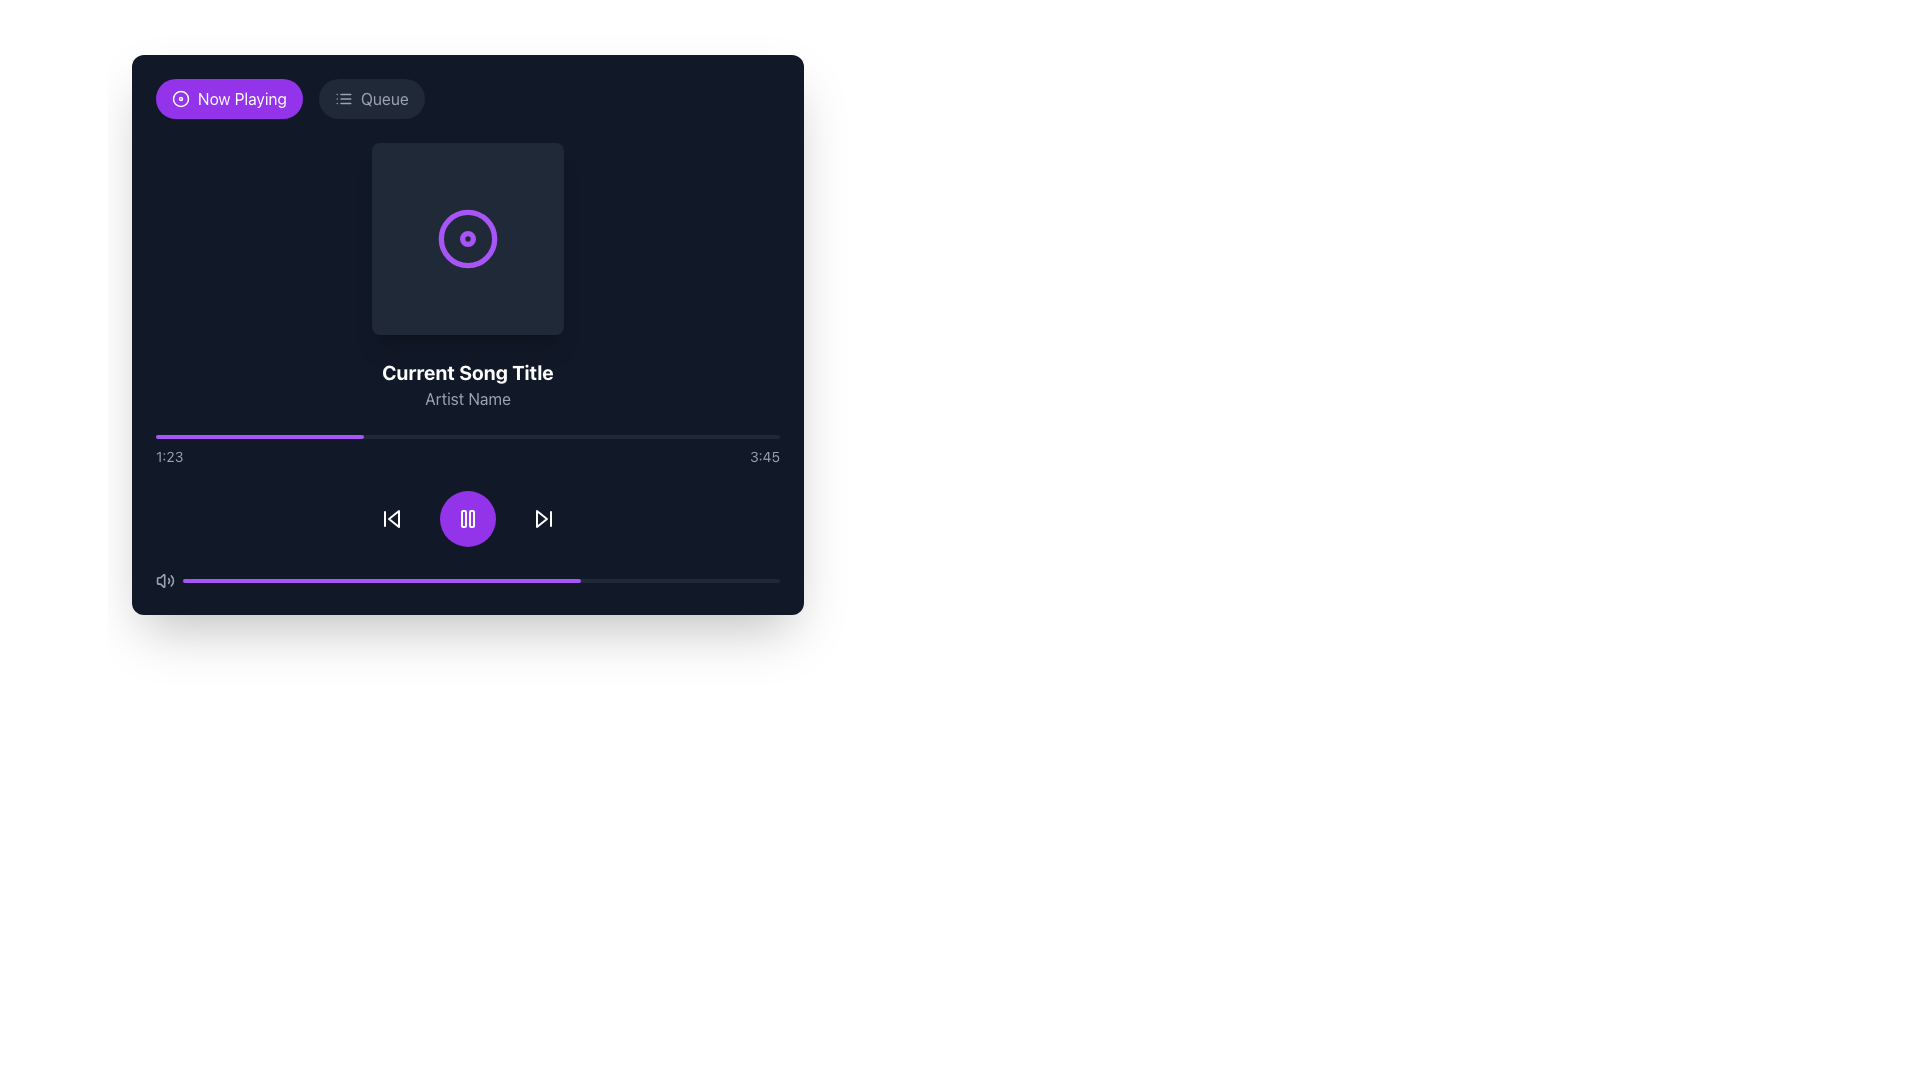 This screenshot has height=1080, width=1920. What do you see at coordinates (317, 435) in the screenshot?
I see `the playback progress` at bounding box center [317, 435].